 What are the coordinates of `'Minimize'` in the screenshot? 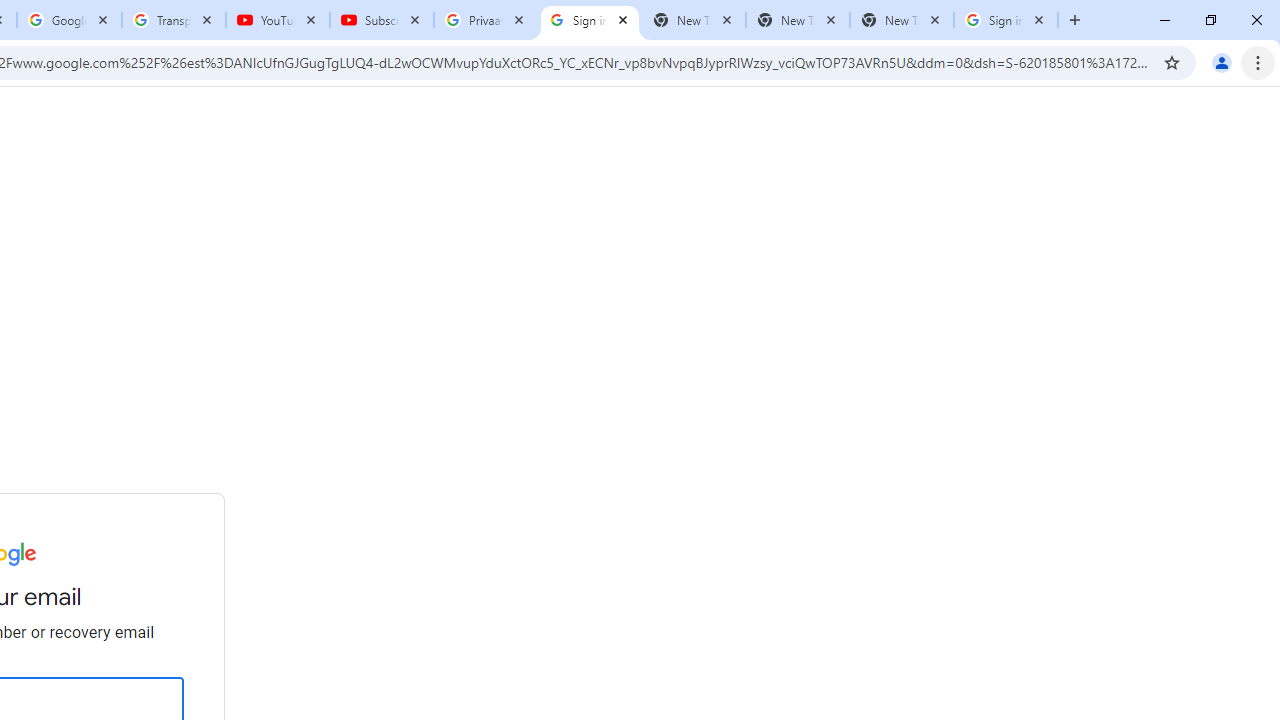 It's located at (1165, 20).